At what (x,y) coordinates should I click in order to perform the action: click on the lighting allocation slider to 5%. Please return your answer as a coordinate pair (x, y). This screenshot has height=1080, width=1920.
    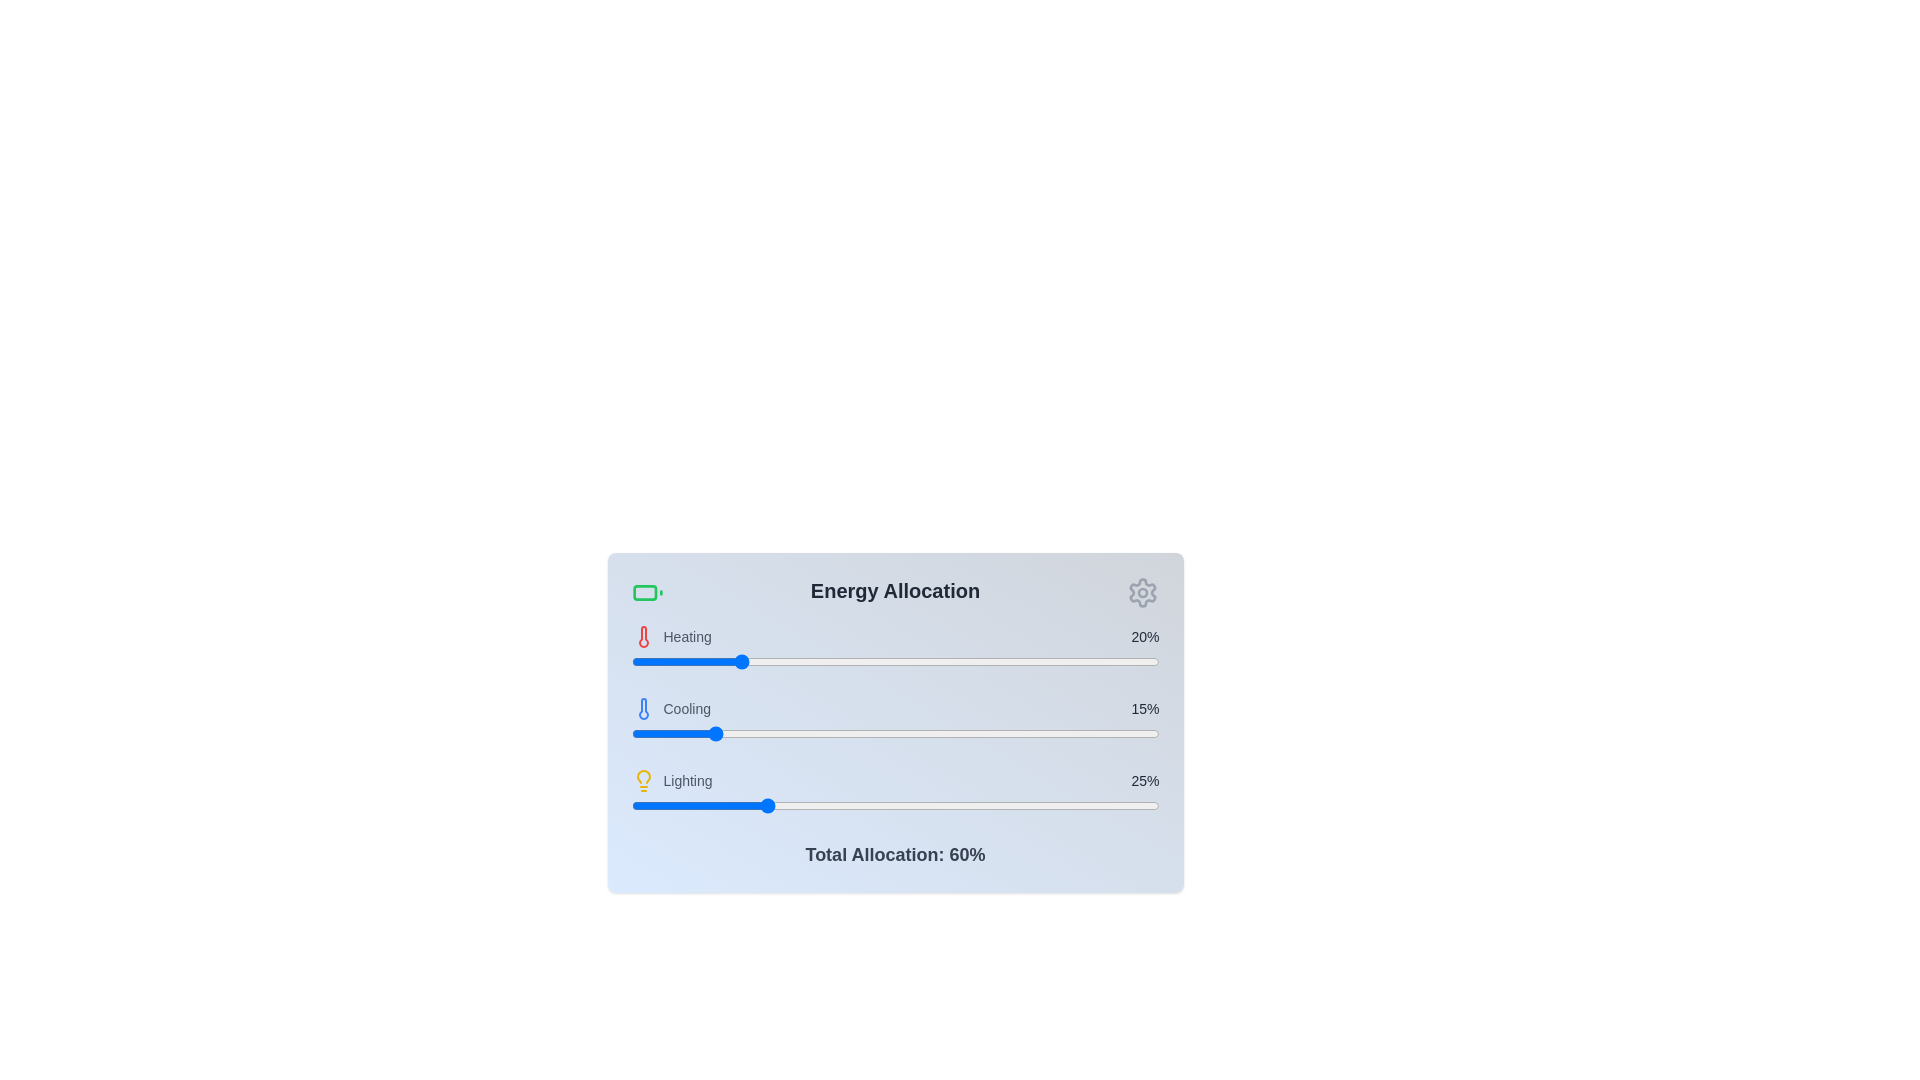
    Looking at the image, I should click on (657, 805).